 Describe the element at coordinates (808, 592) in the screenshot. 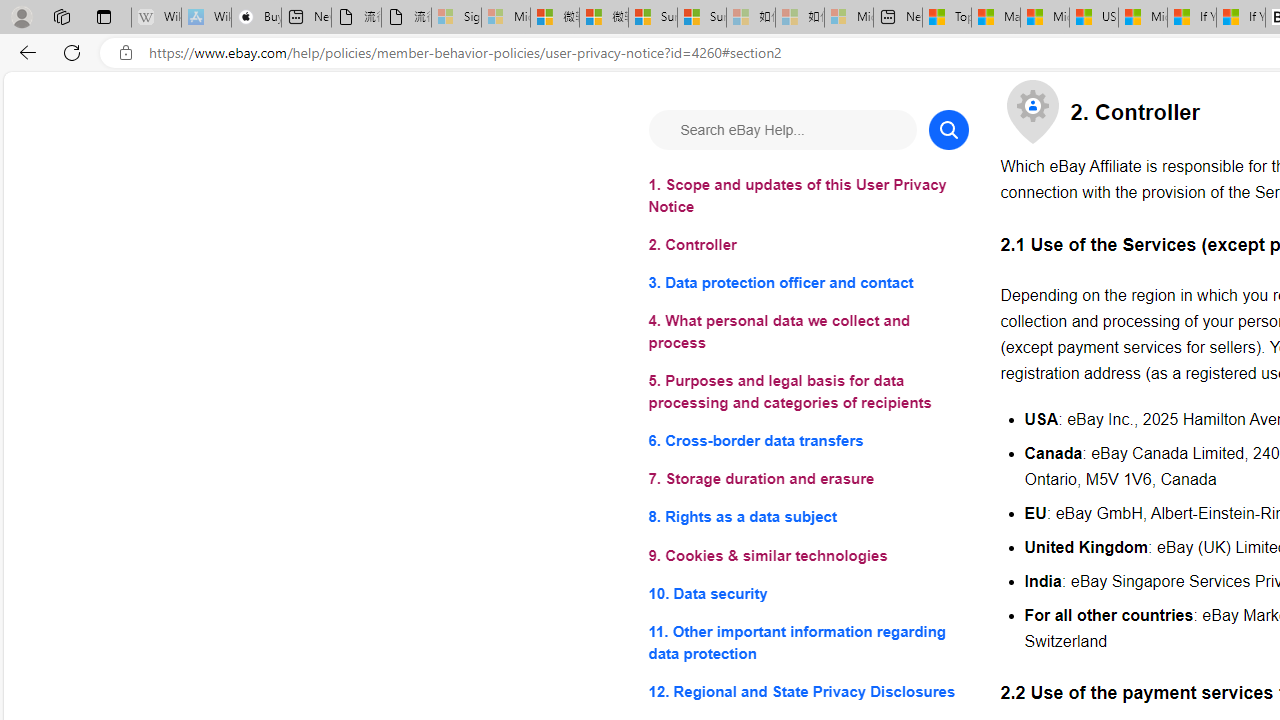

I see `'10. Data security'` at that location.